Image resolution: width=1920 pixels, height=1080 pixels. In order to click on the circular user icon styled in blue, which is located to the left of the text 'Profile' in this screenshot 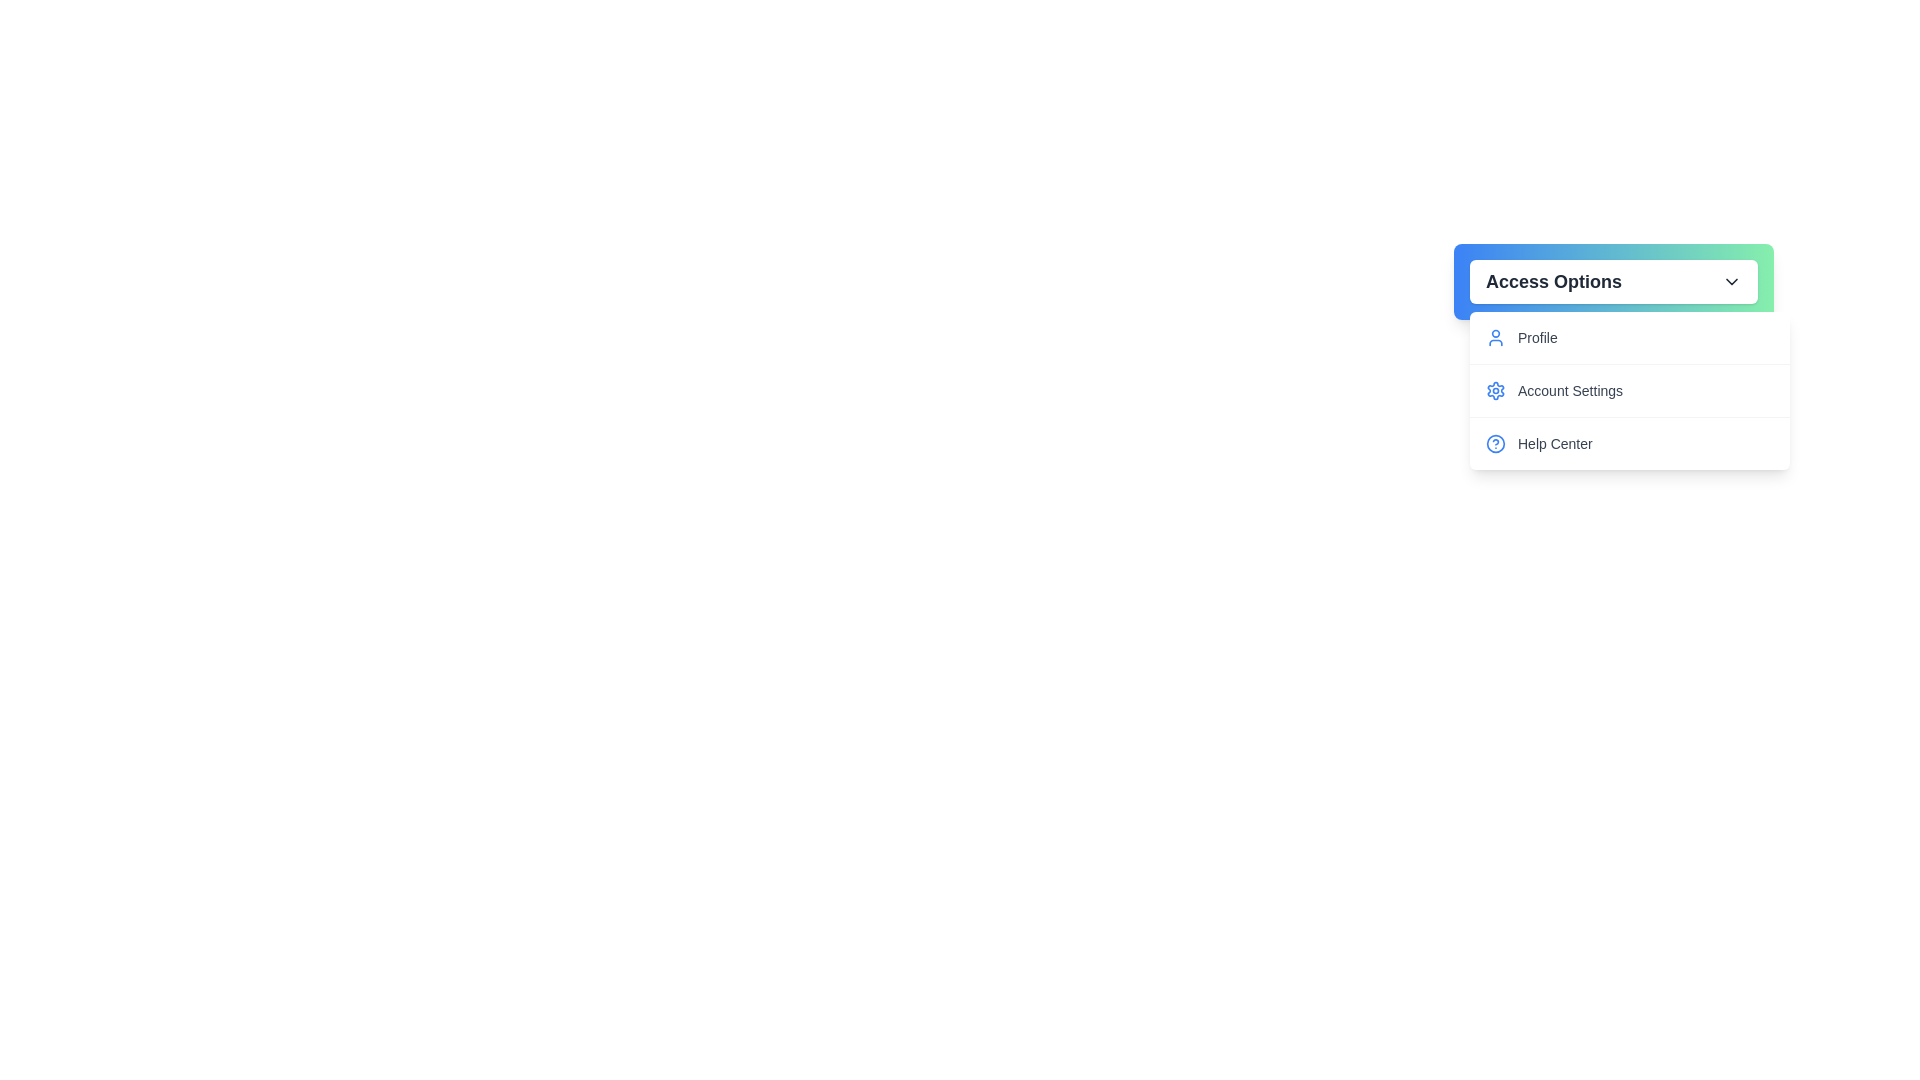, I will do `click(1496, 337)`.